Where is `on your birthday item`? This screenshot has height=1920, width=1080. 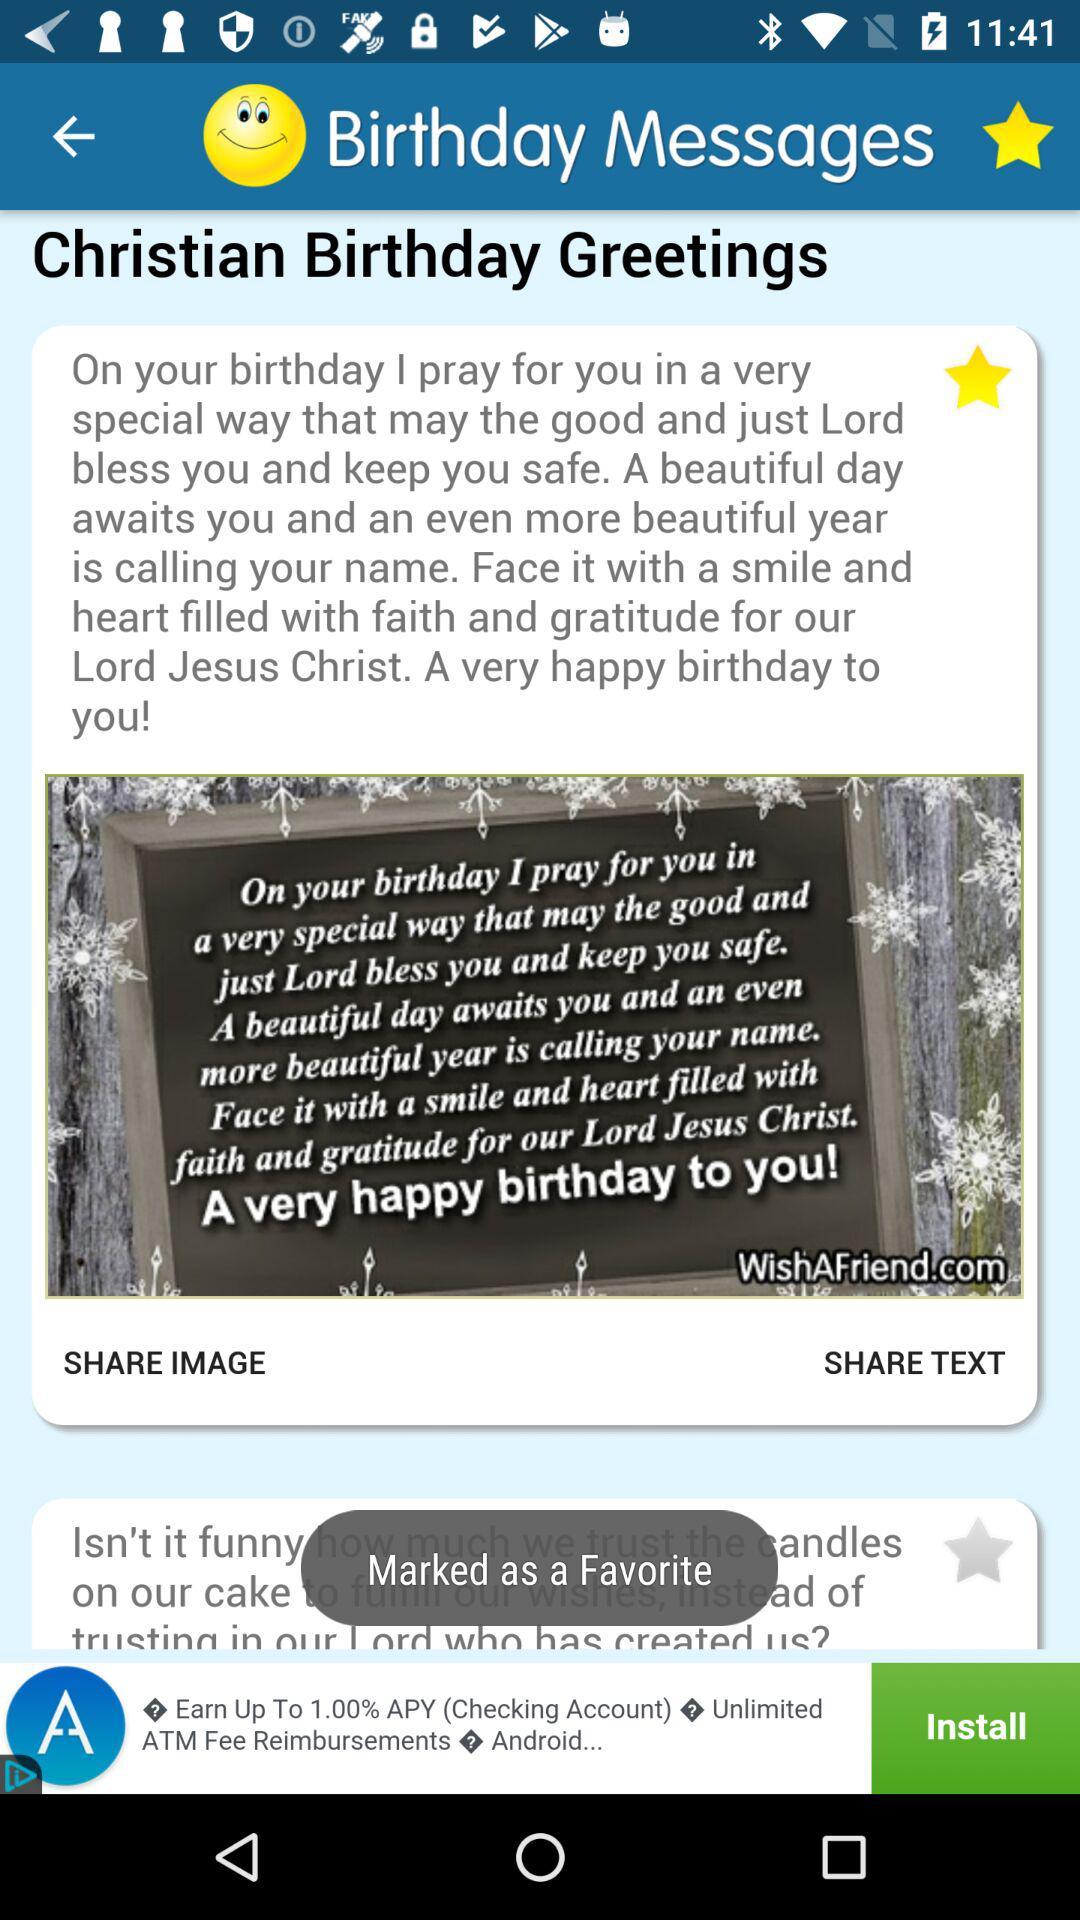 on your birthday item is located at coordinates (503, 540).